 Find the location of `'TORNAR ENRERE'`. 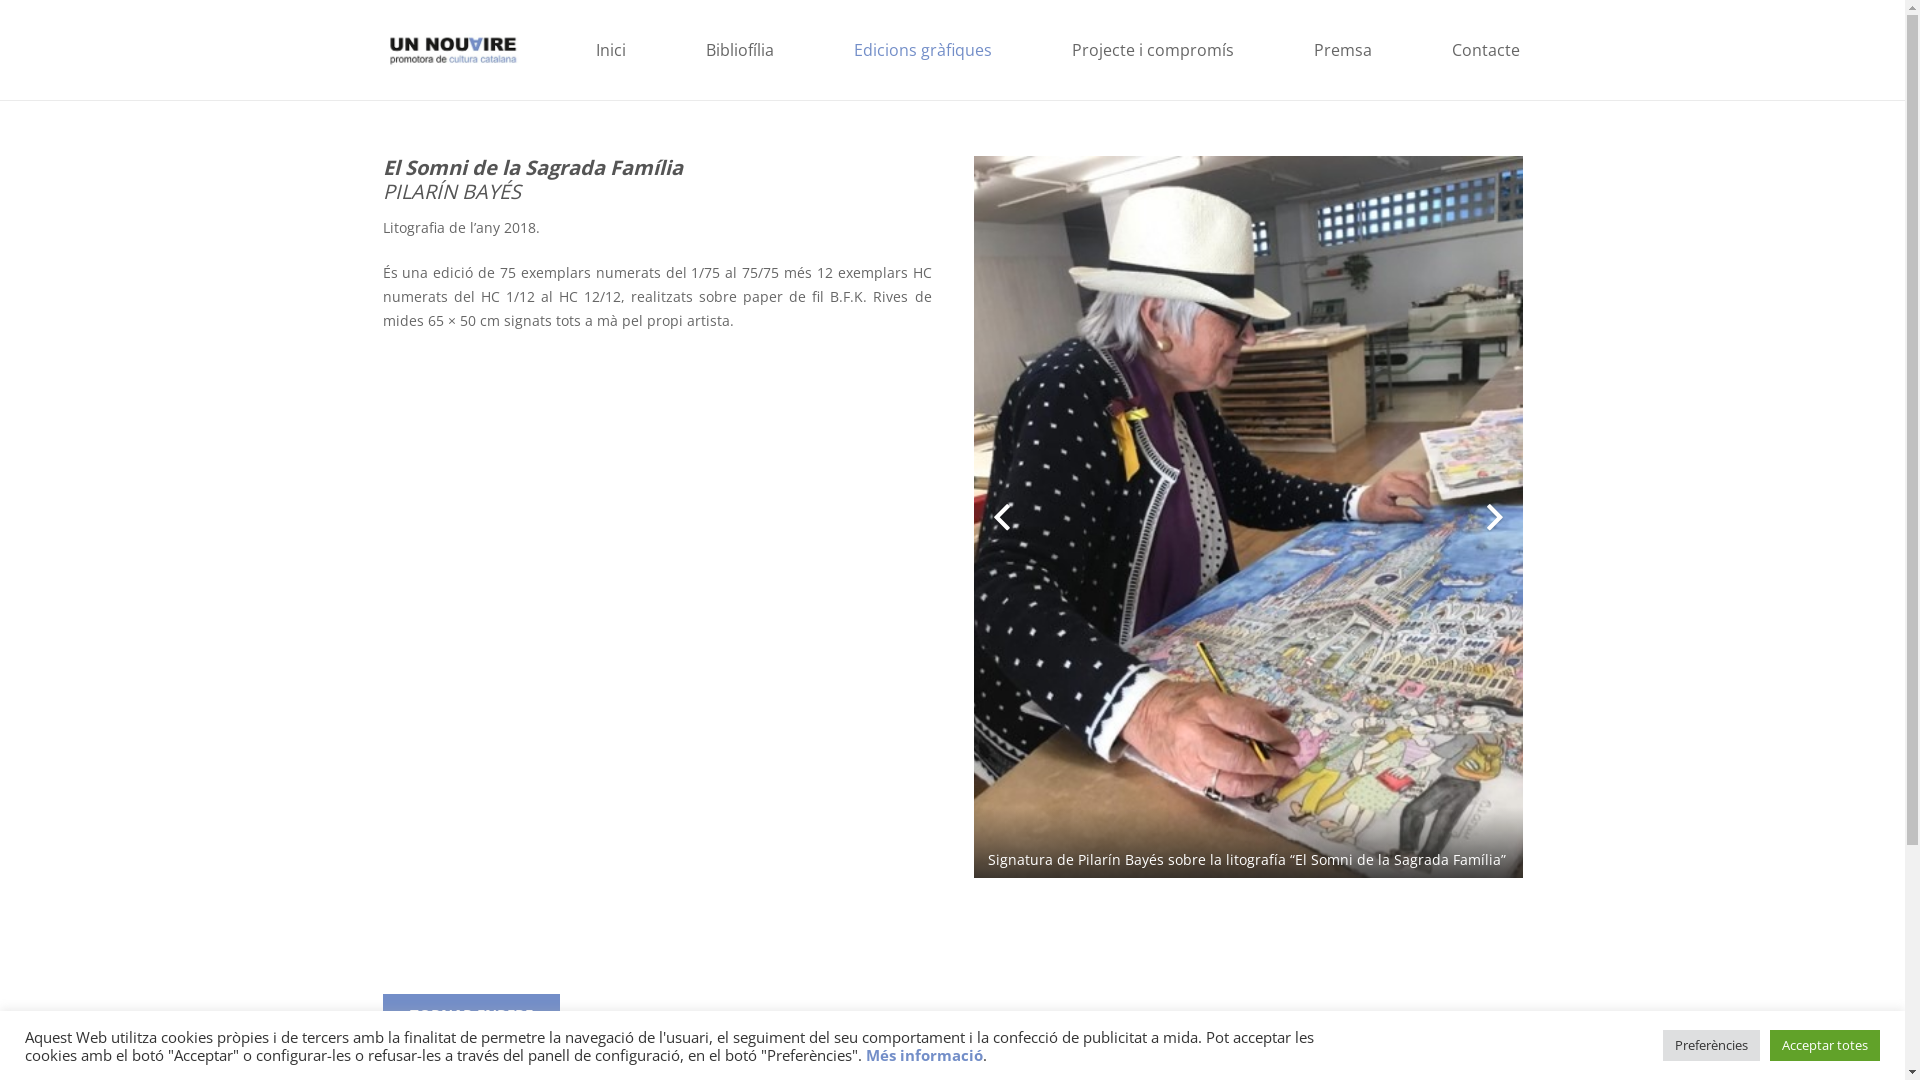

'TORNAR ENRERE' is located at coordinates (469, 1014).